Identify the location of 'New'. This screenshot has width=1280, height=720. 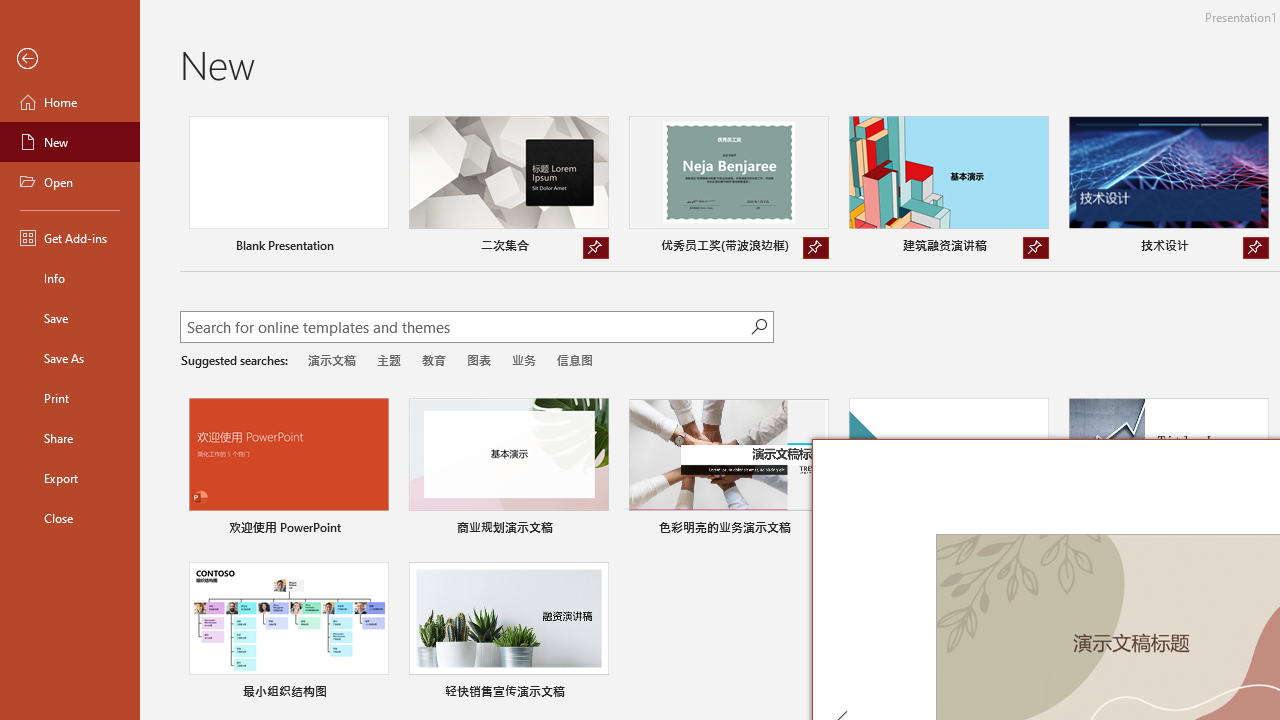
(69, 140).